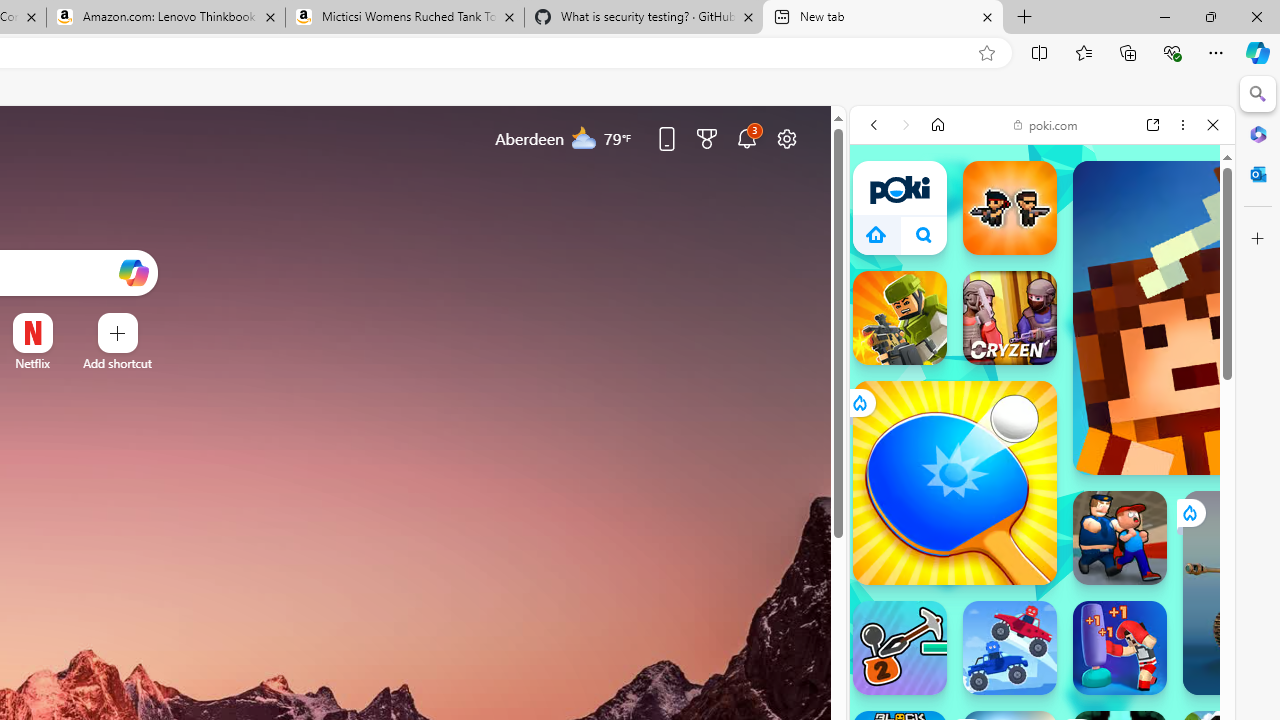  What do you see at coordinates (898, 316) in the screenshot?
I see `'Kour.io'` at bounding box center [898, 316].